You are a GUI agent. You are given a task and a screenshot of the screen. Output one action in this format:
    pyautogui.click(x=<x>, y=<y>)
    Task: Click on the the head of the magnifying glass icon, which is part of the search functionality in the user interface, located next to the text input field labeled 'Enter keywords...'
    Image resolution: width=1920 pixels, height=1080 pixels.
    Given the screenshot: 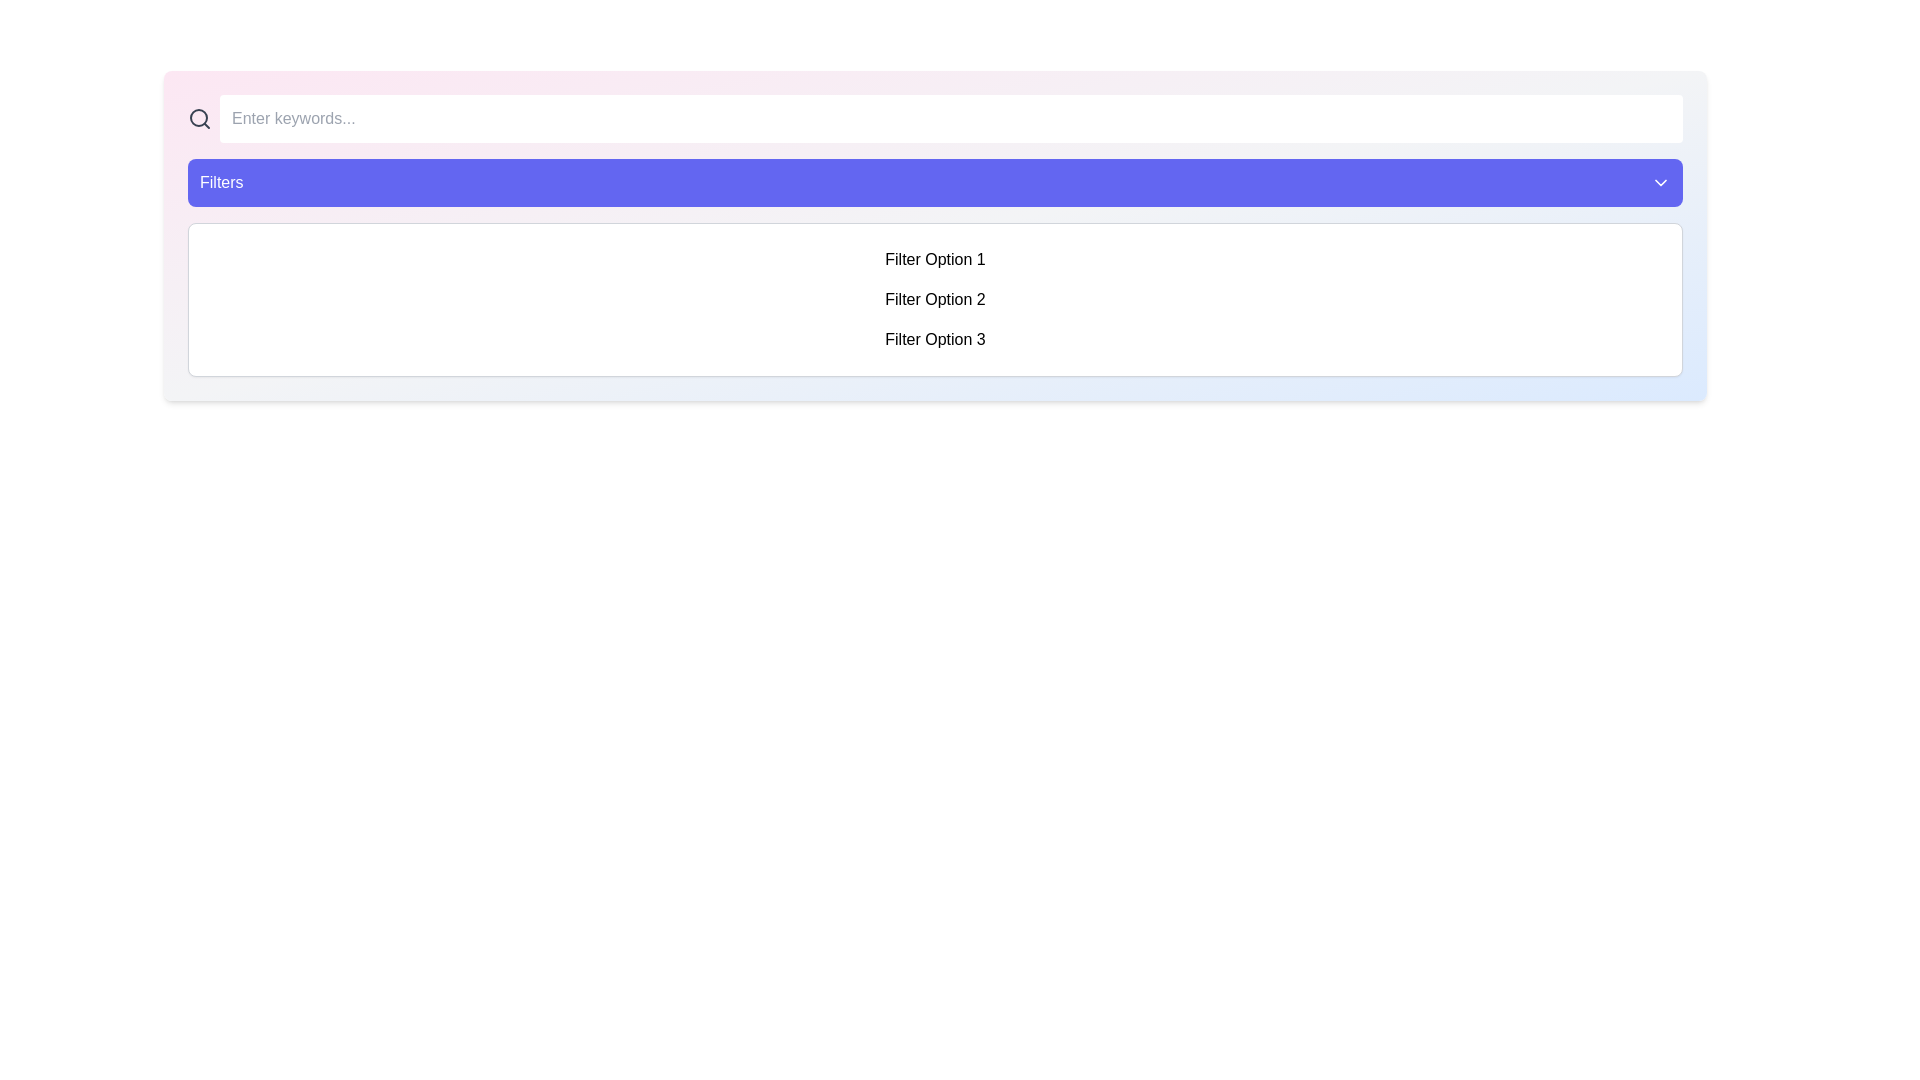 What is the action you would take?
    pyautogui.click(x=198, y=118)
    